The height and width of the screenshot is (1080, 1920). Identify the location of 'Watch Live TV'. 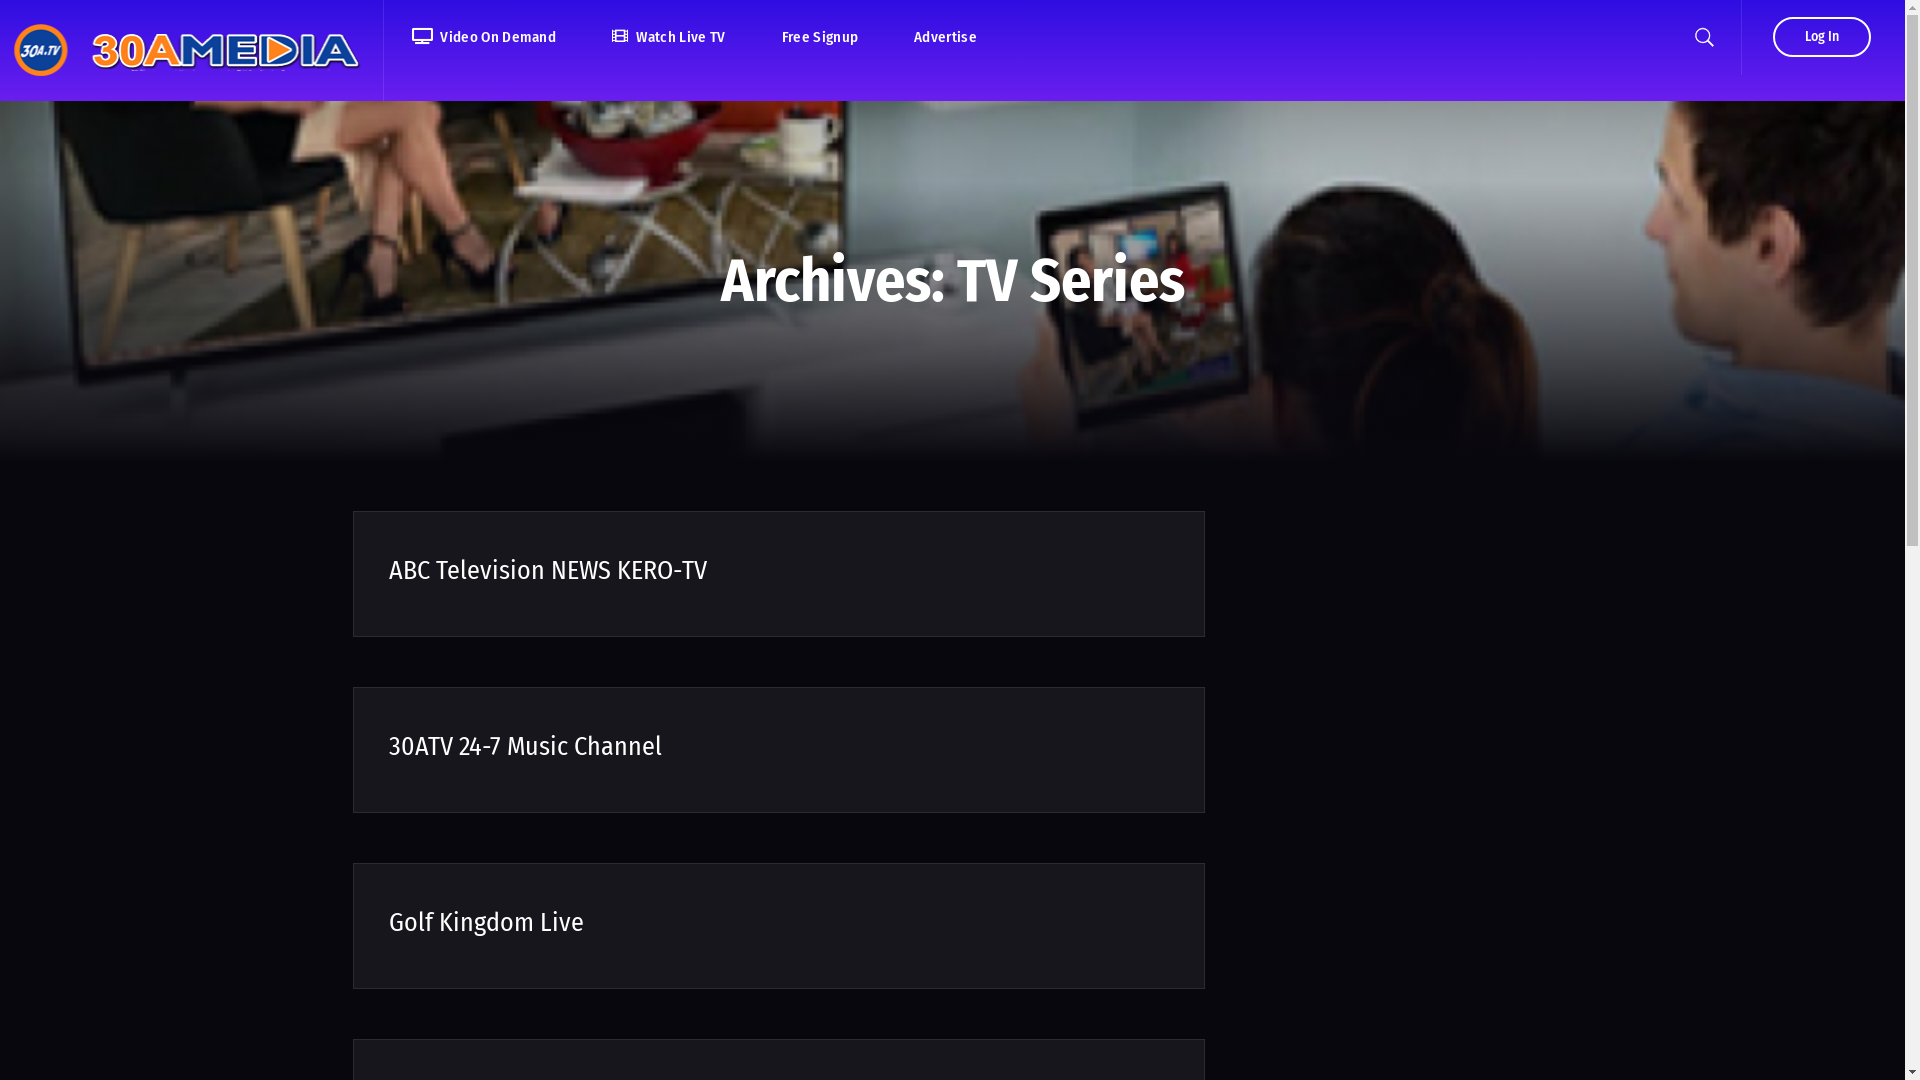
(583, 37).